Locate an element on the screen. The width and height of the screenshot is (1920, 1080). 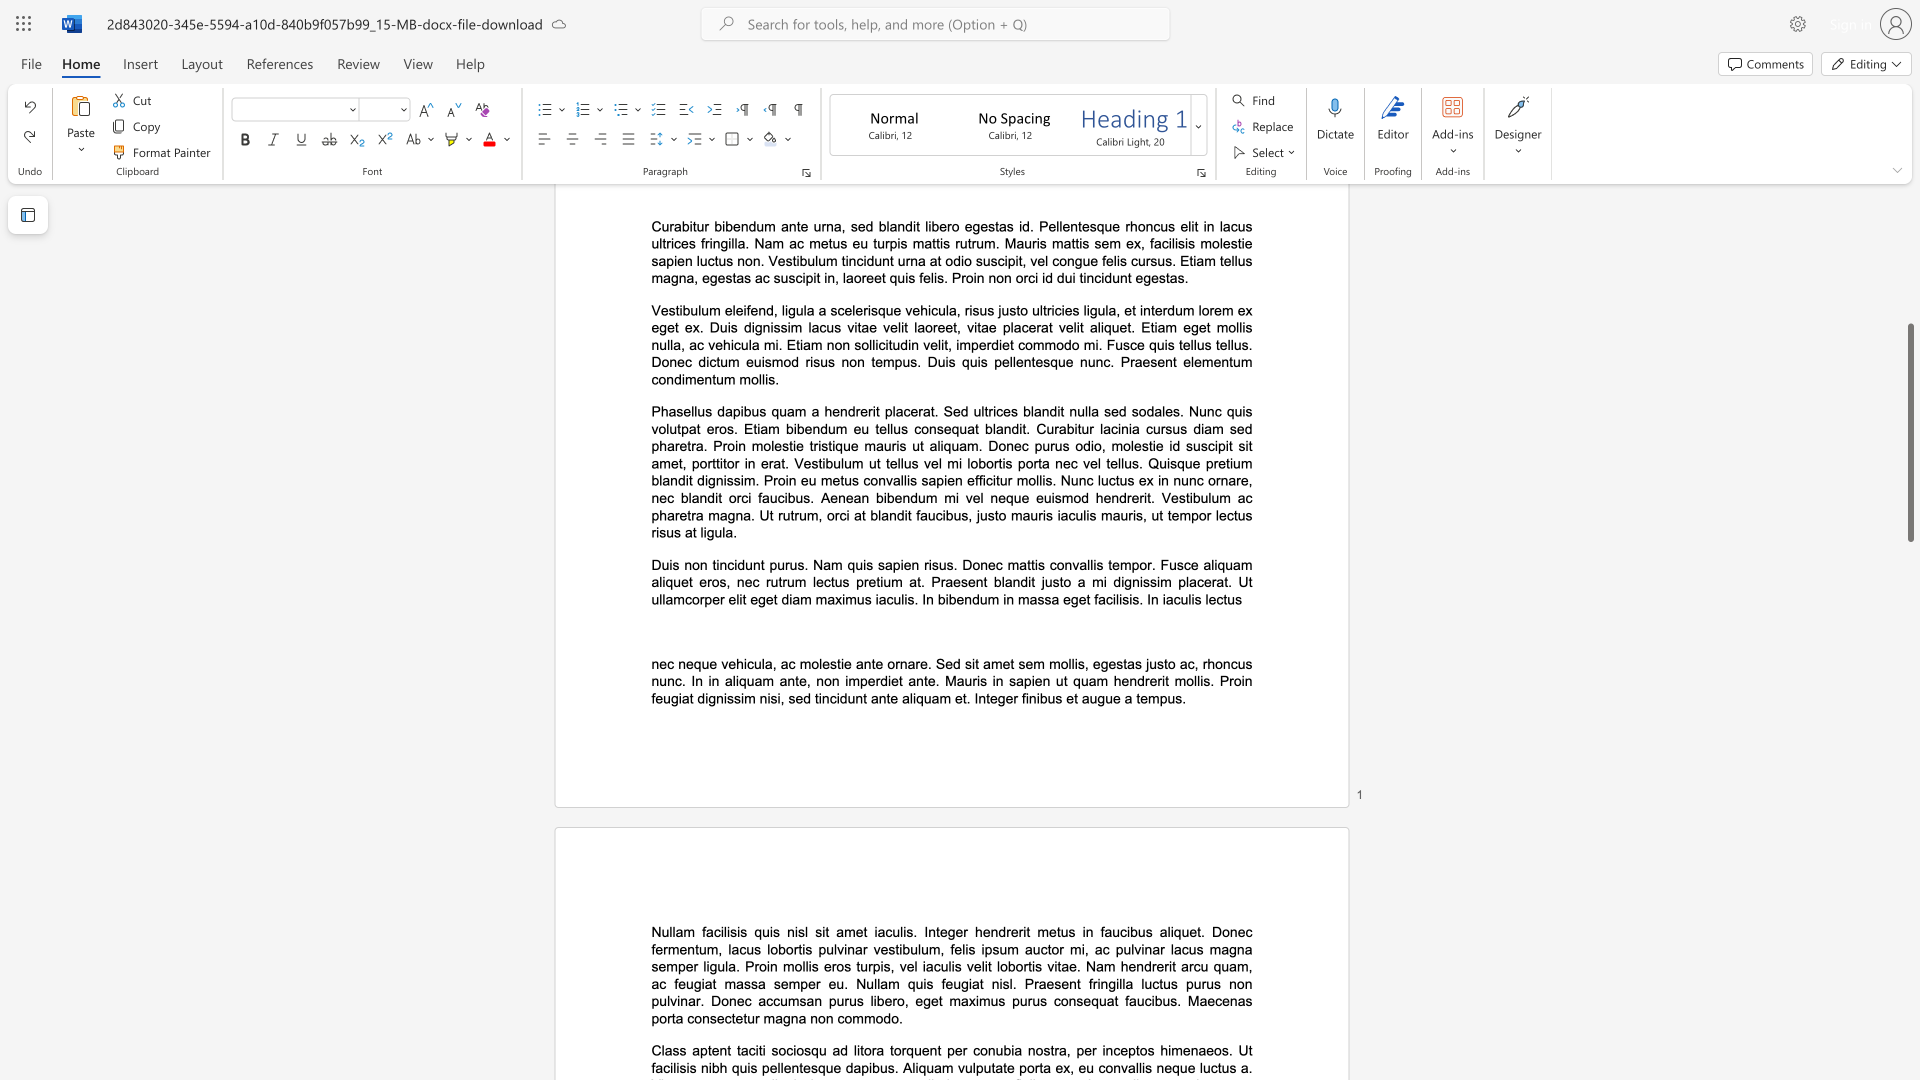
the subset text "magn" within the text "Nullam facilisis quis nisl sit amet iaculis. Integer hendrerit metus in faucibus aliquet. Donec fermentum, lacus lobortis pulvinar vestibulum, felis ipsum auctor mi, ac pulvinar lacus magna" is located at coordinates (1208, 948).